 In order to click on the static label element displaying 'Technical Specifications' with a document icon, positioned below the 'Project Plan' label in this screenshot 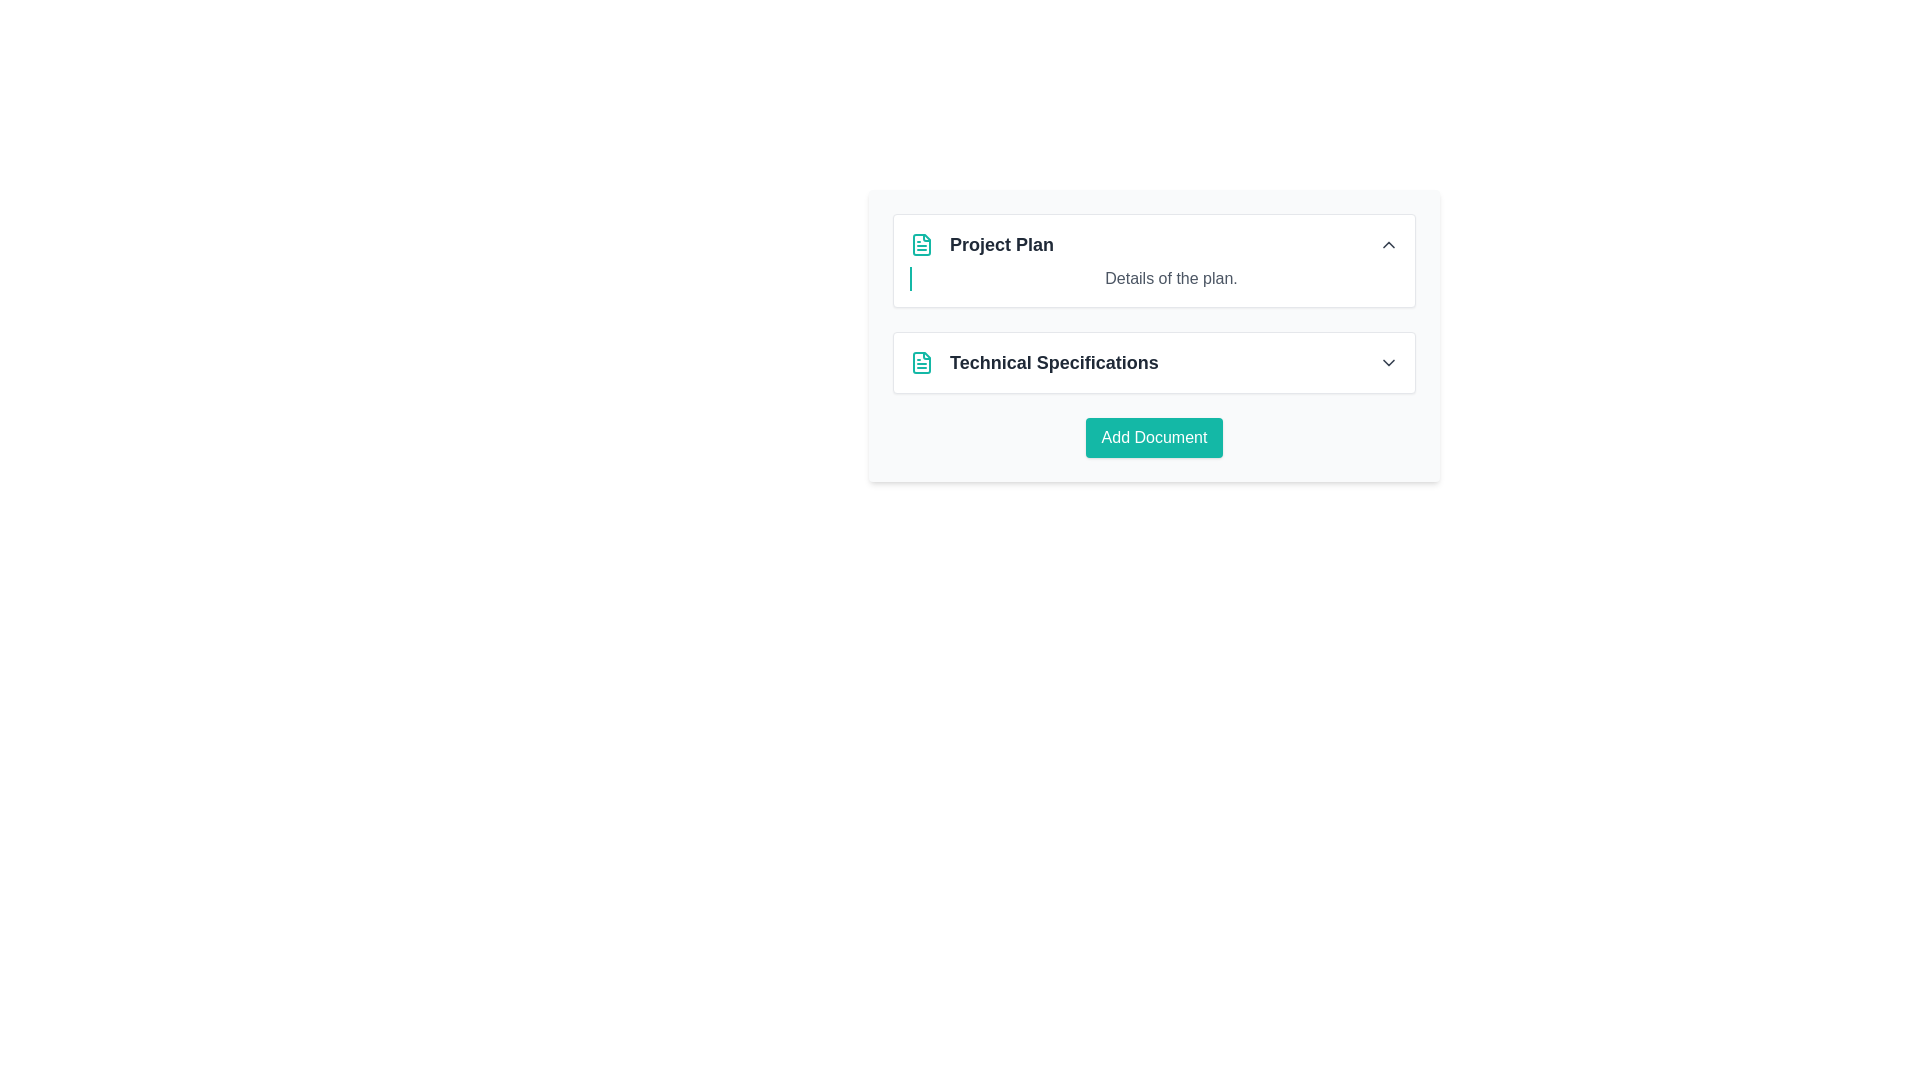, I will do `click(1034, 362)`.